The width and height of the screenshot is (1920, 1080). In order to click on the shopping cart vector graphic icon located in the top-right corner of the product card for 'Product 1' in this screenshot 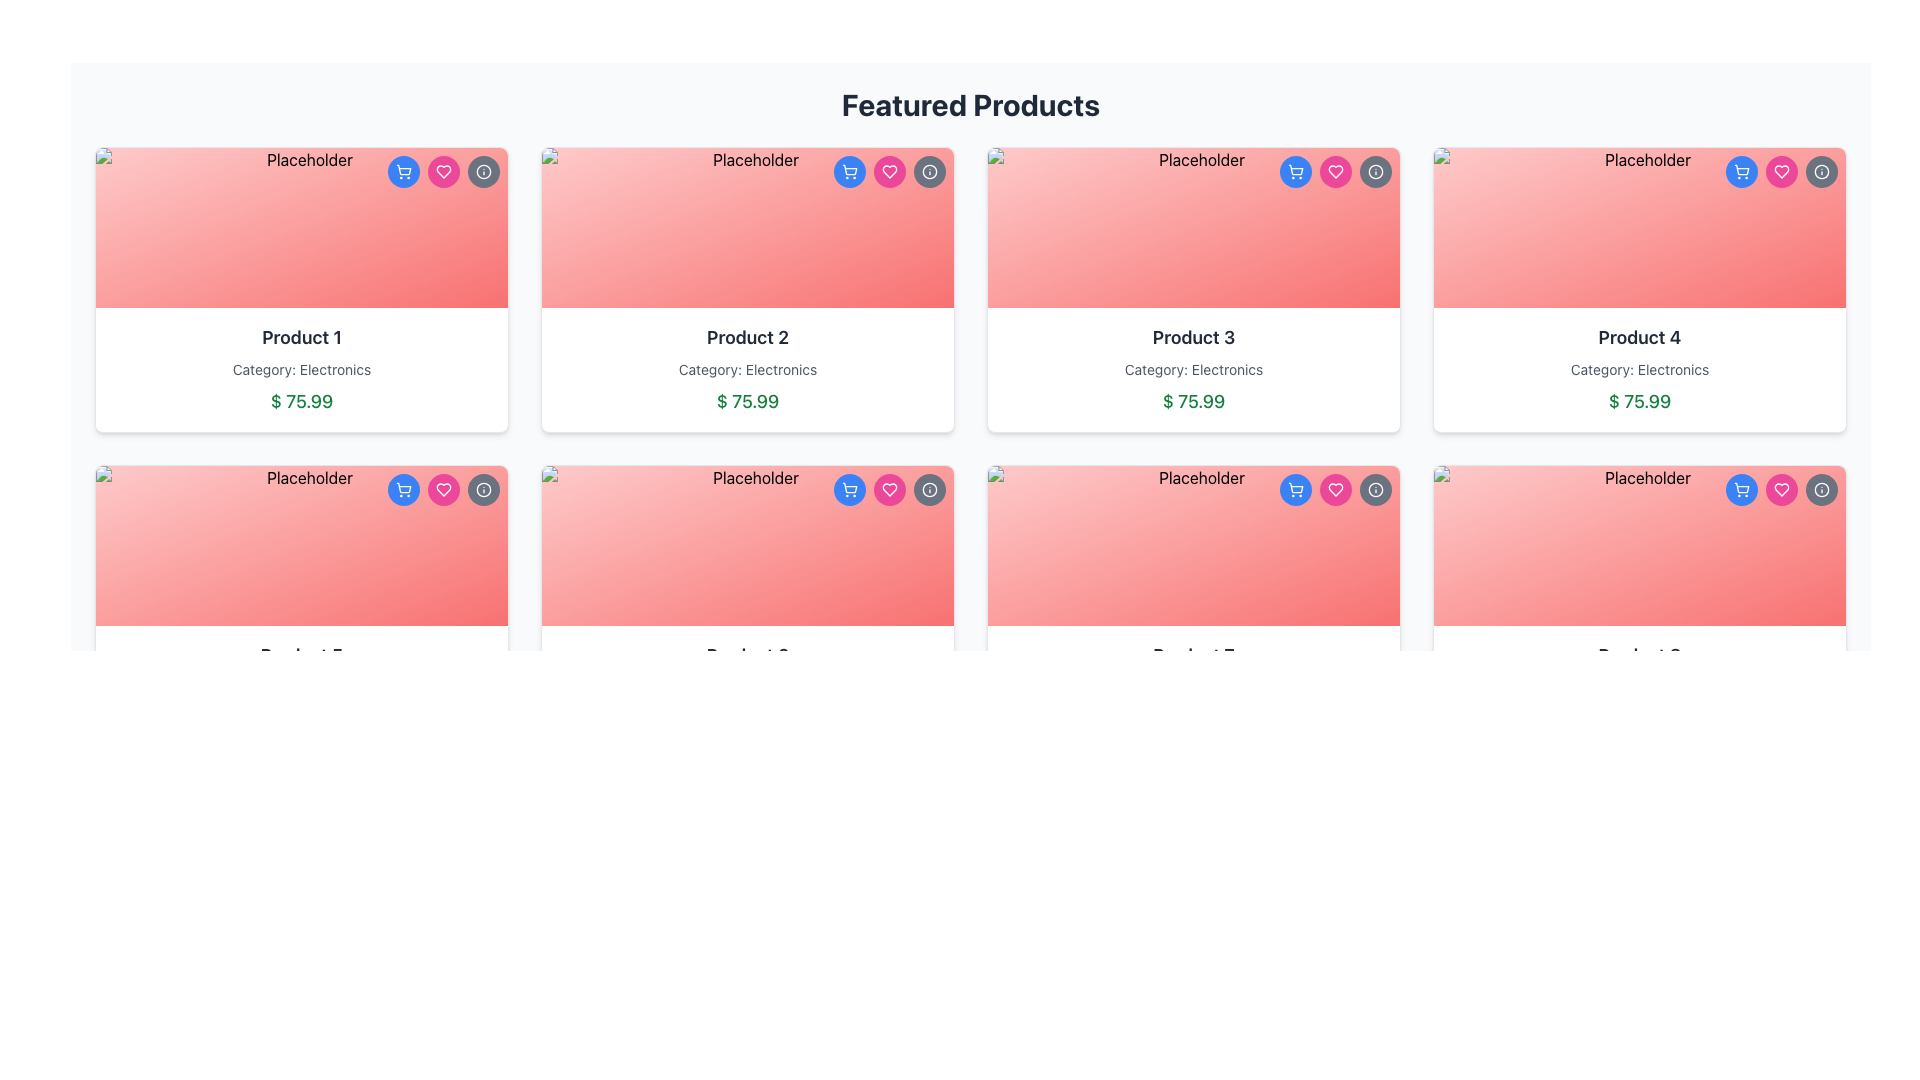, I will do `click(402, 168)`.